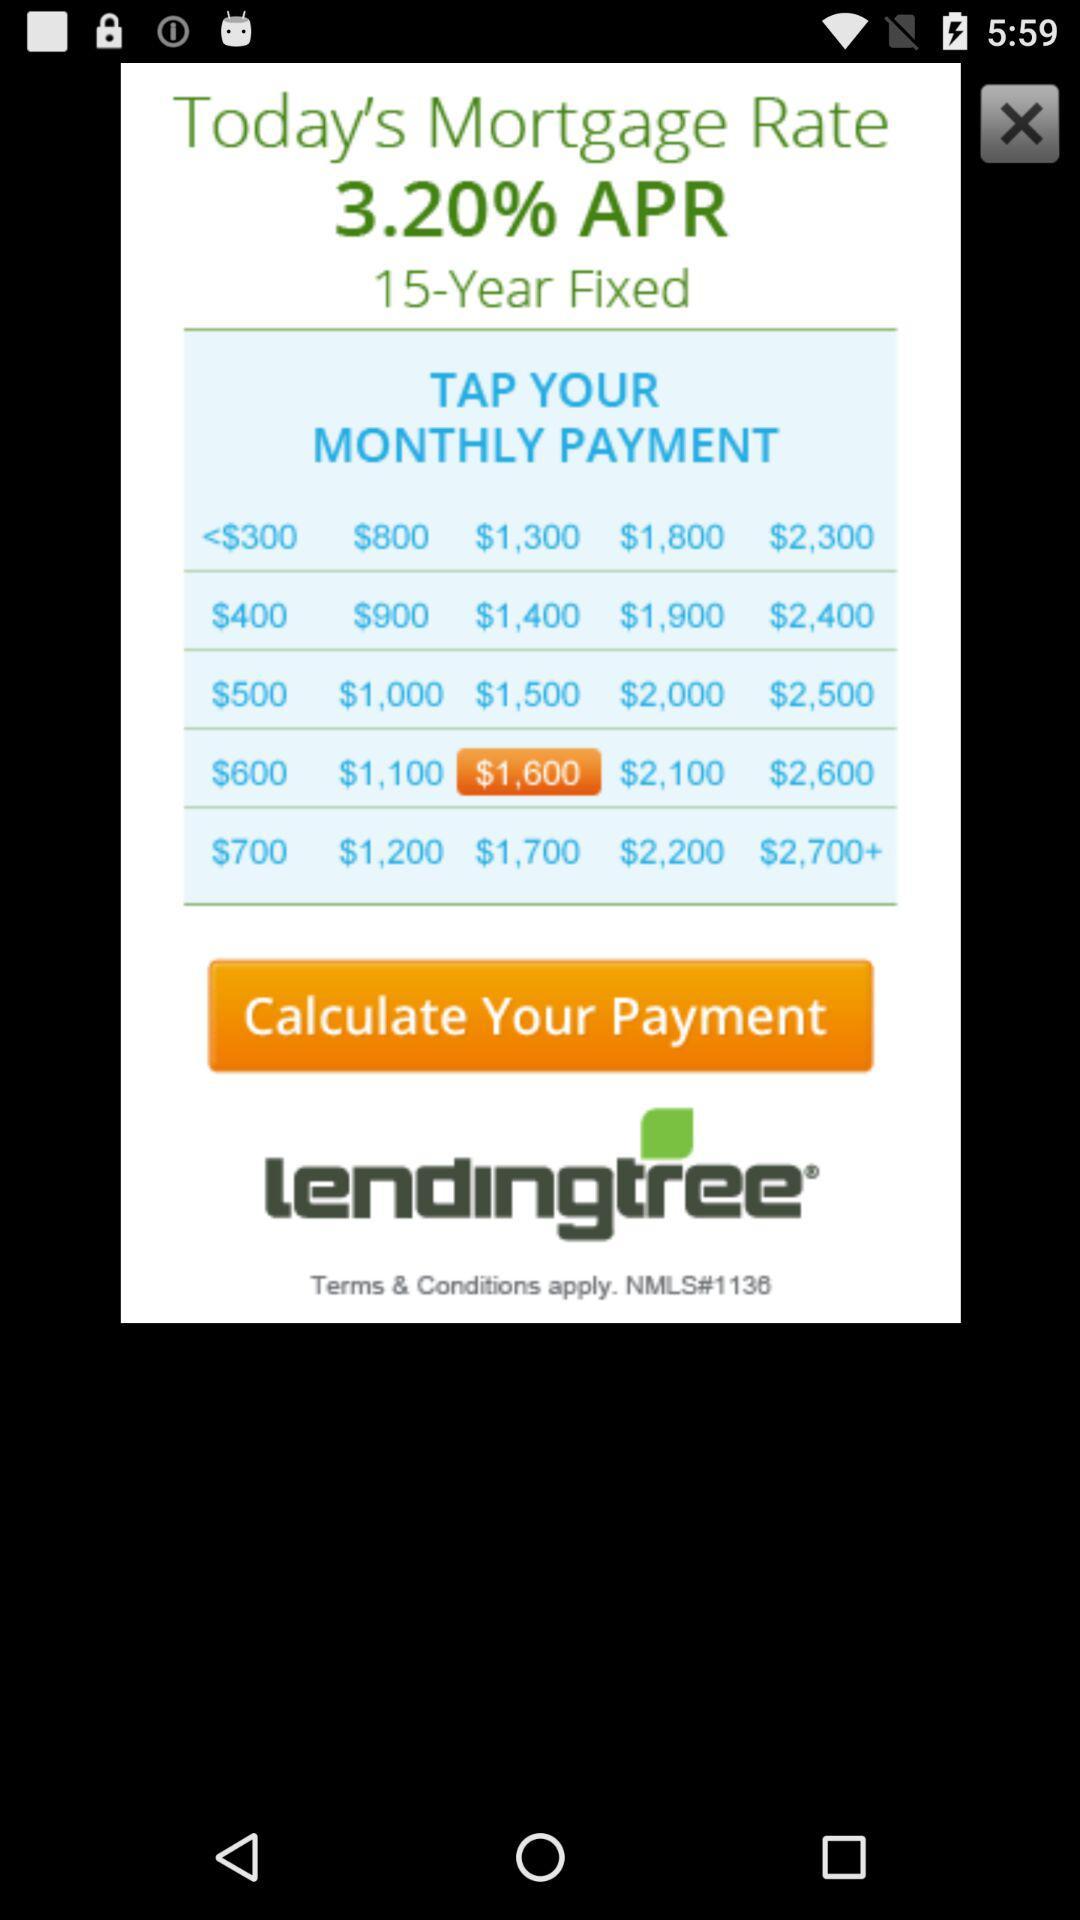  What do you see at coordinates (1014, 127) in the screenshot?
I see `exit advertisement` at bounding box center [1014, 127].